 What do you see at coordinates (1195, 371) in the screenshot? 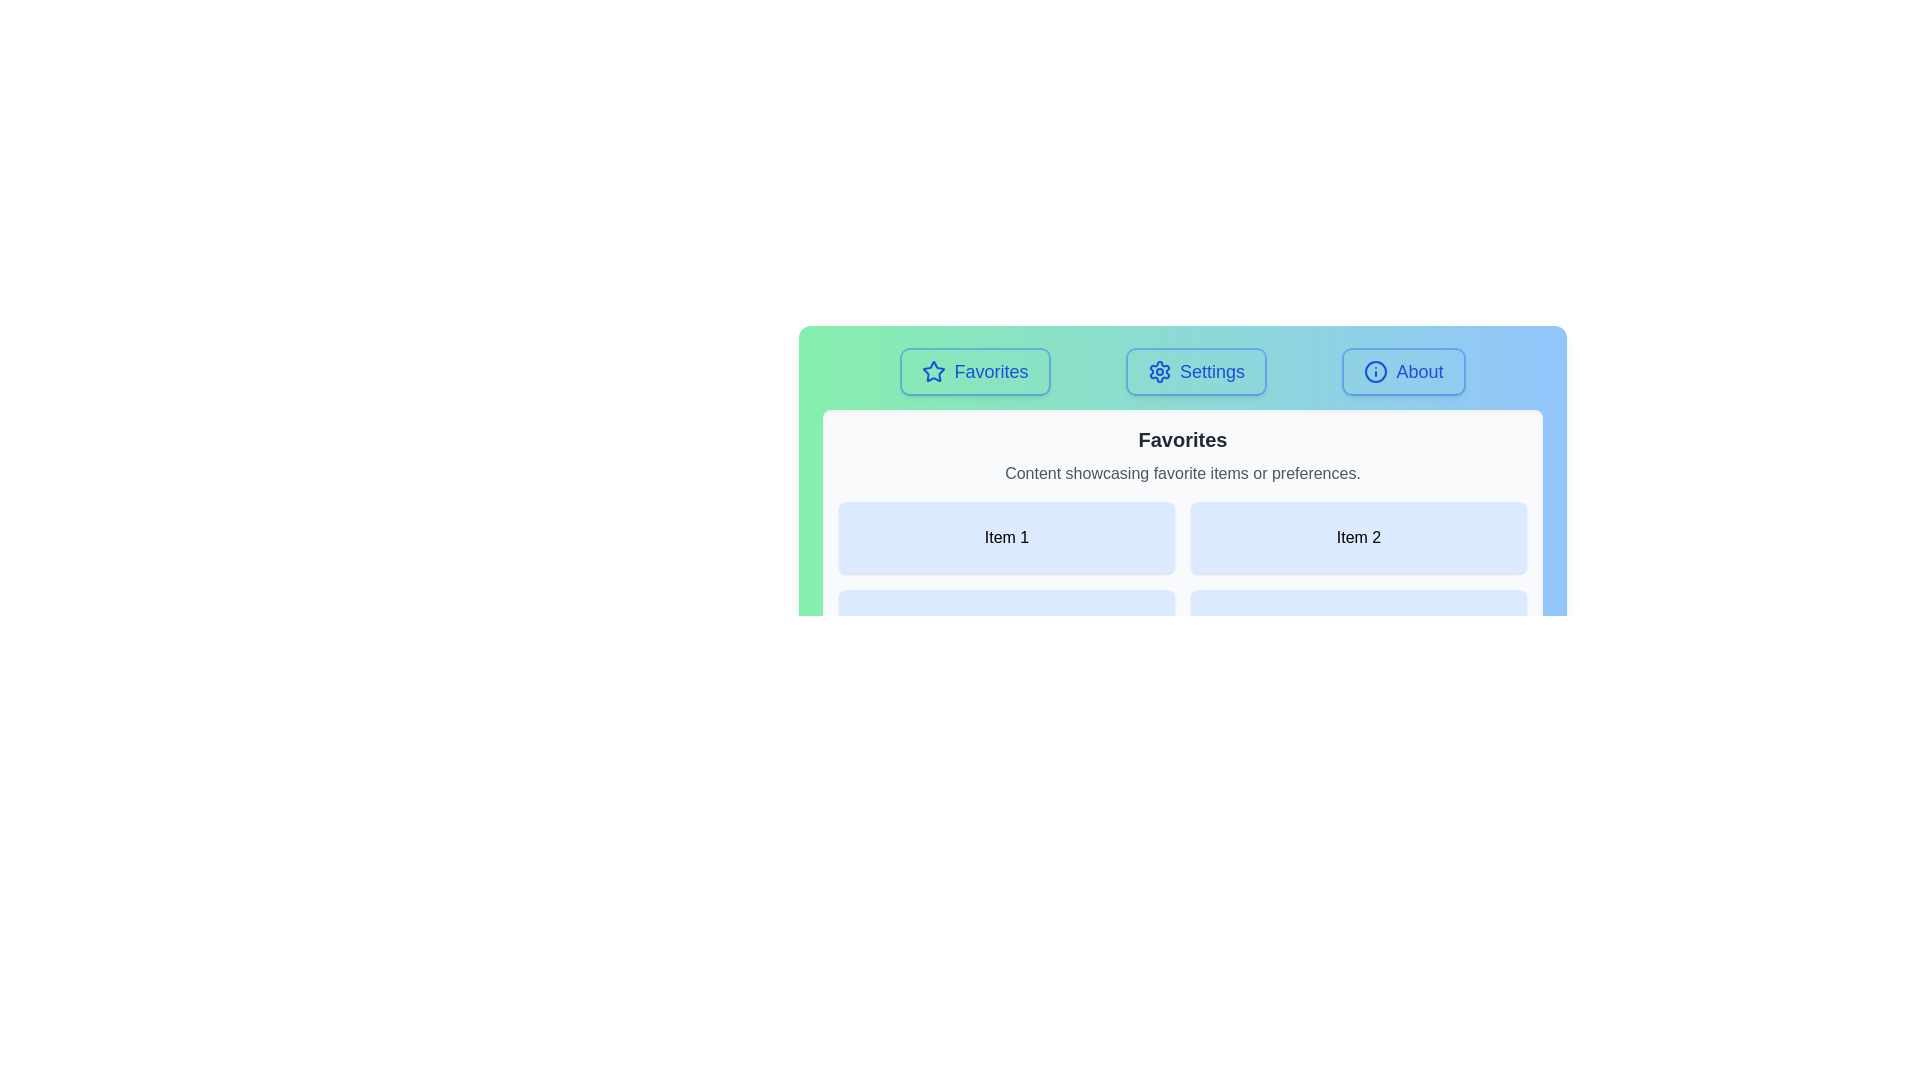
I see `the Settings tab by clicking on its button` at bounding box center [1195, 371].